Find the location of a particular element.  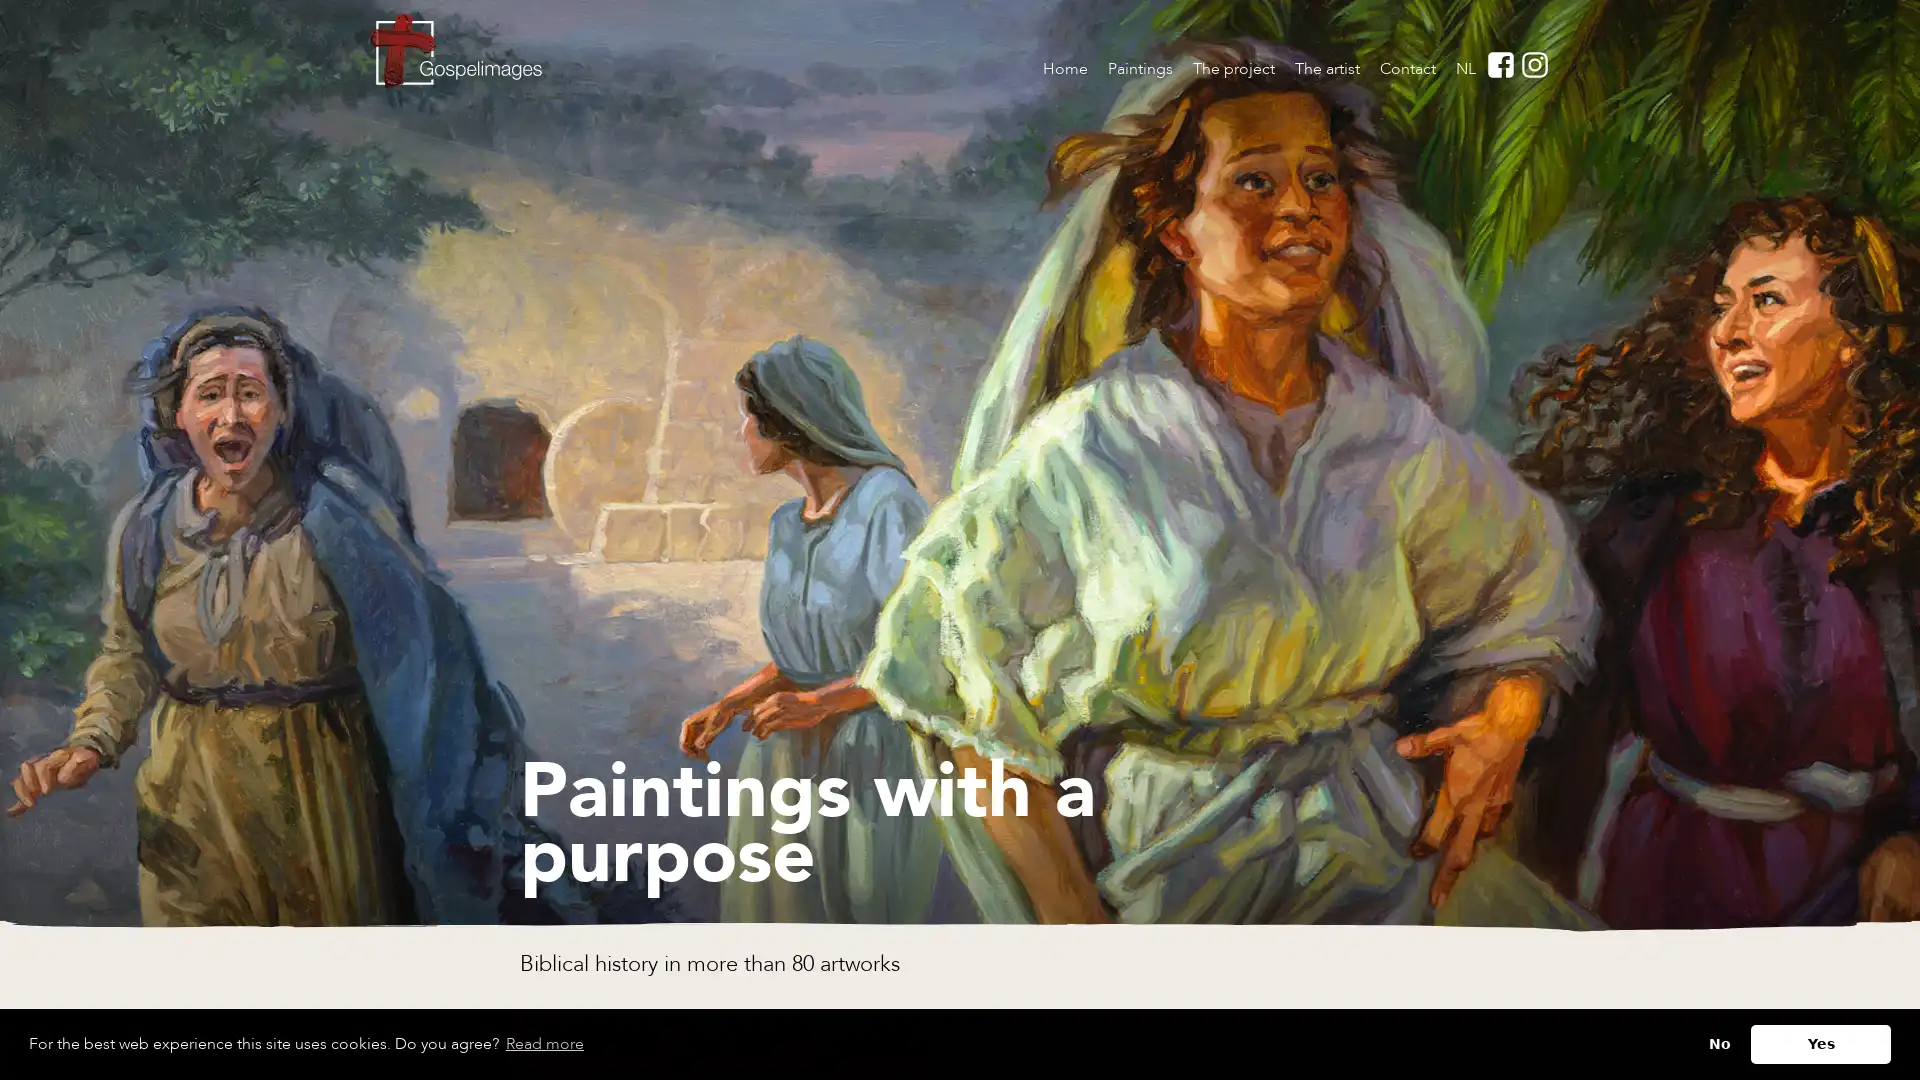

learn more about cookies is located at coordinates (544, 1043).